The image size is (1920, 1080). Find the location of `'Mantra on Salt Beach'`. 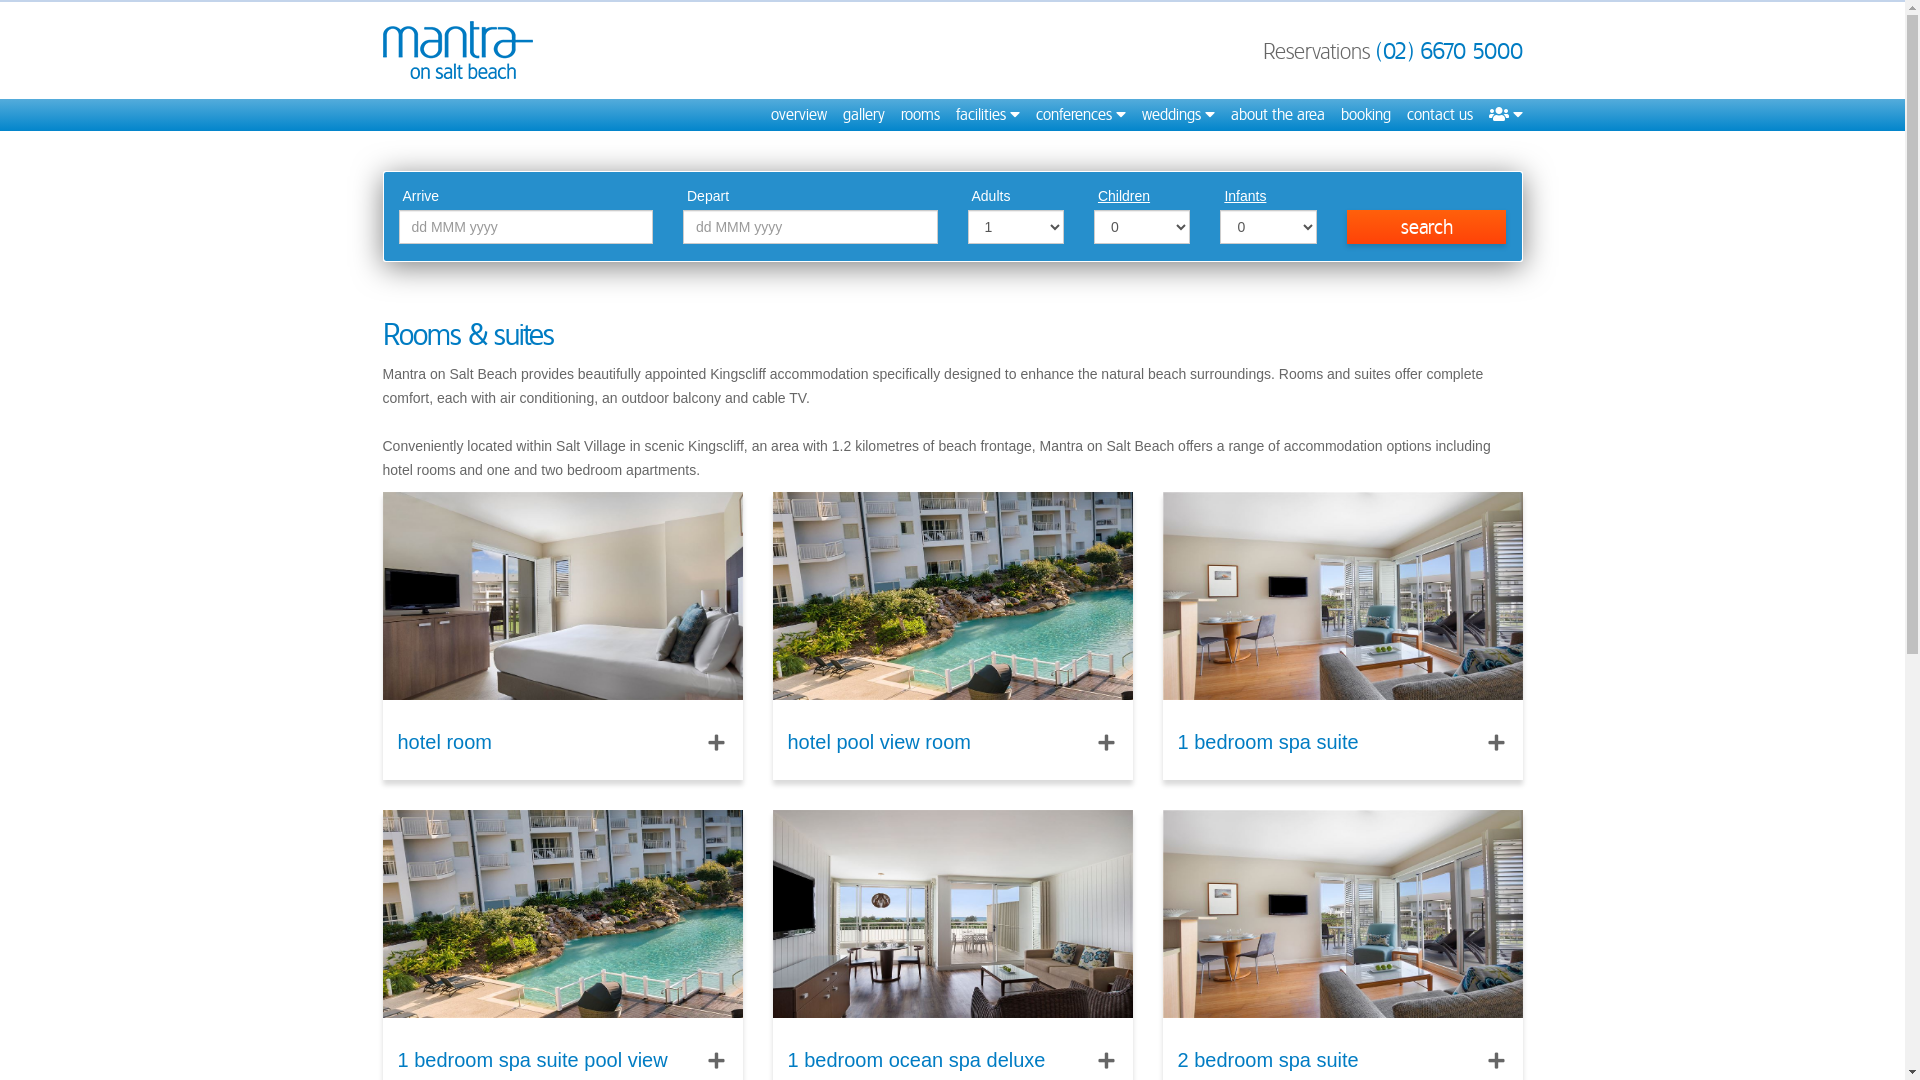

'Mantra on Salt Beach' is located at coordinates (455, 48).